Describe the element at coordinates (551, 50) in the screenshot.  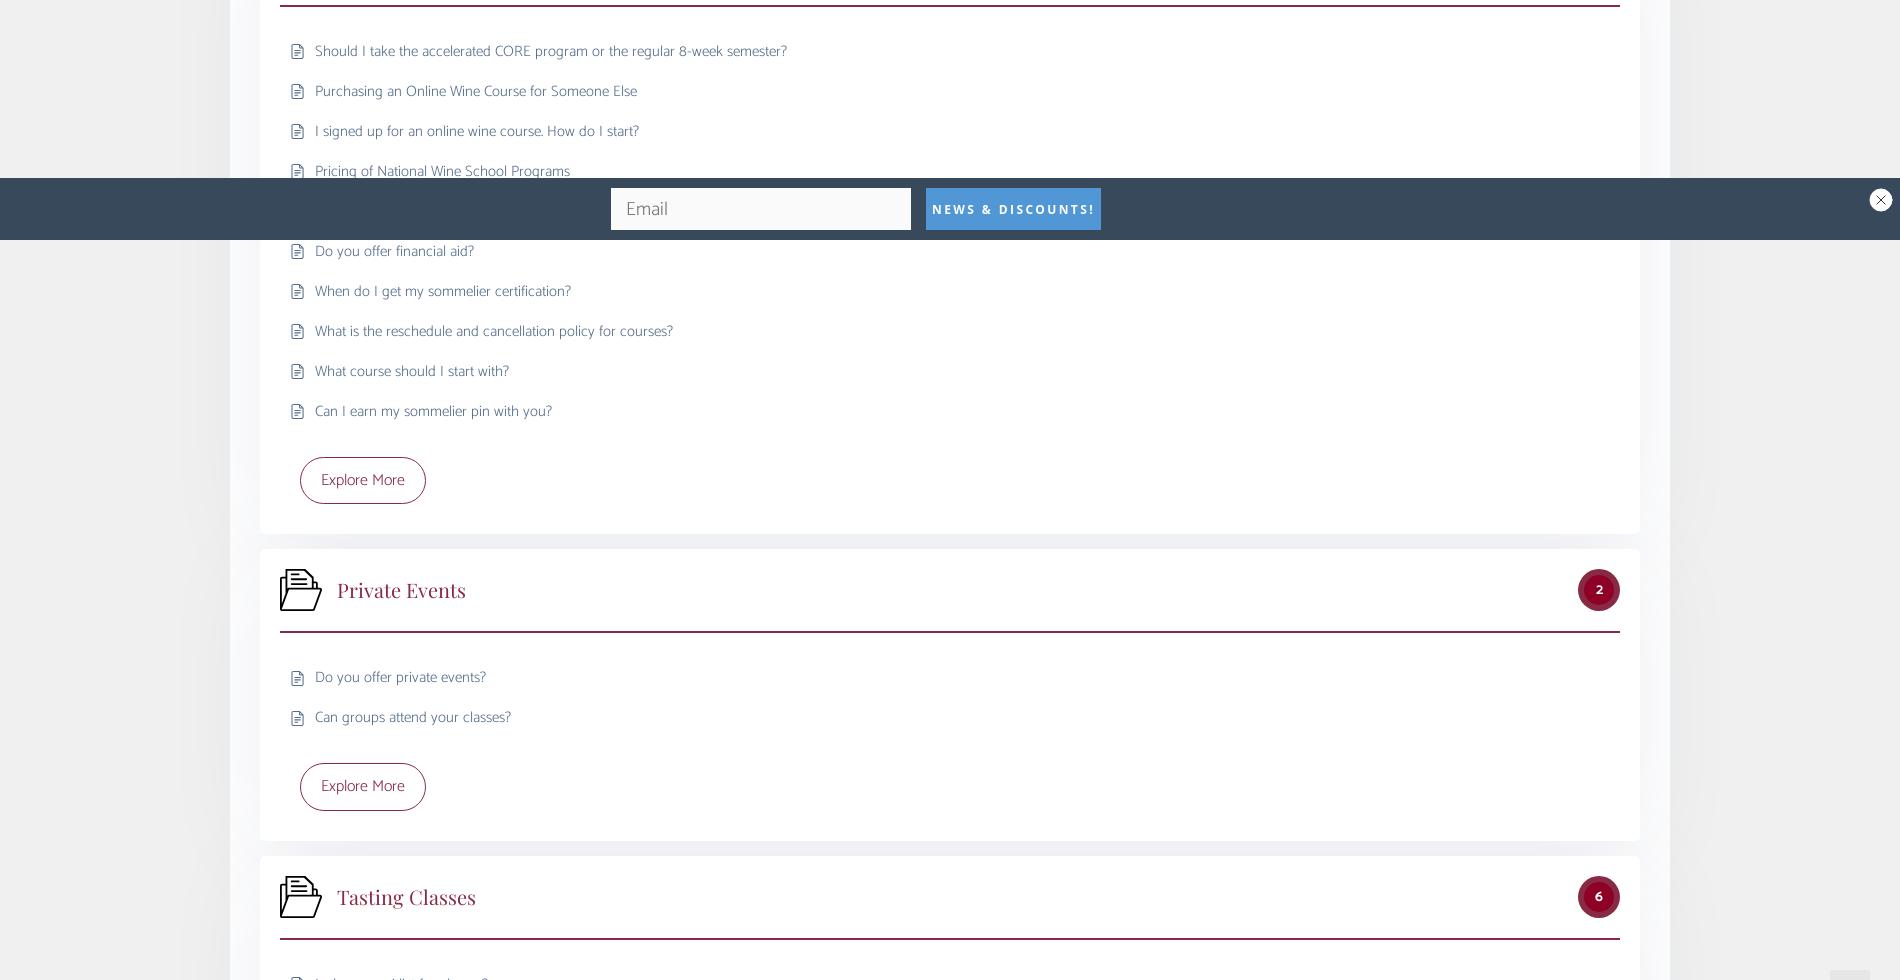
I see `'Should I take the accelerated CORE program or the regular 8-week semester?'` at that location.